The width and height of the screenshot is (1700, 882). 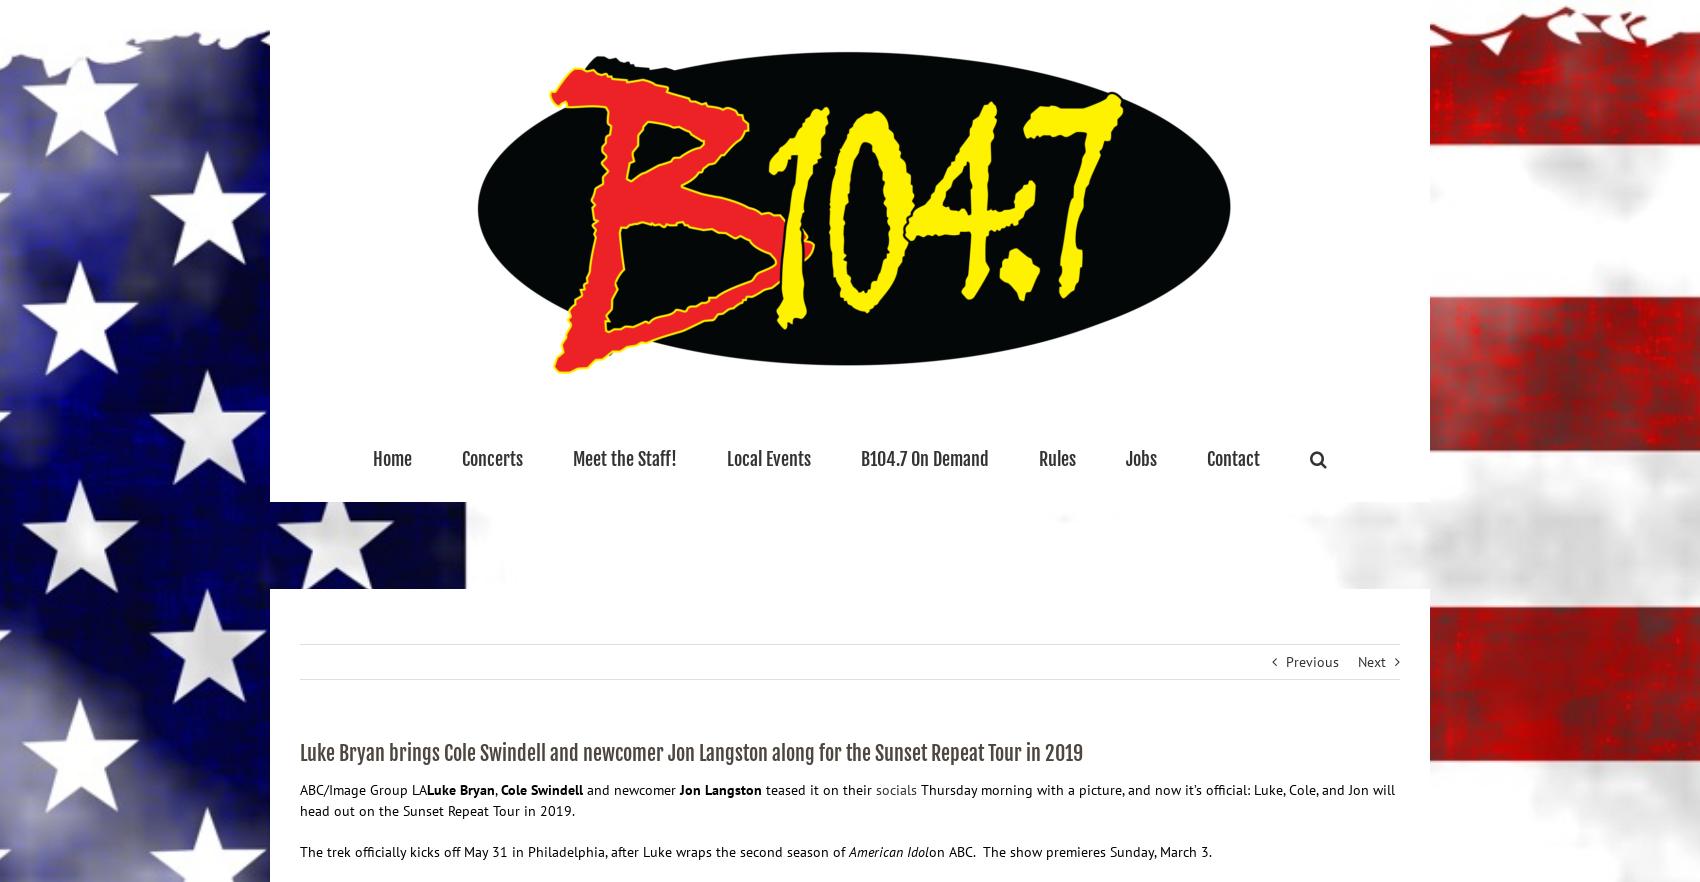 What do you see at coordinates (391, 458) in the screenshot?
I see `'Home'` at bounding box center [391, 458].